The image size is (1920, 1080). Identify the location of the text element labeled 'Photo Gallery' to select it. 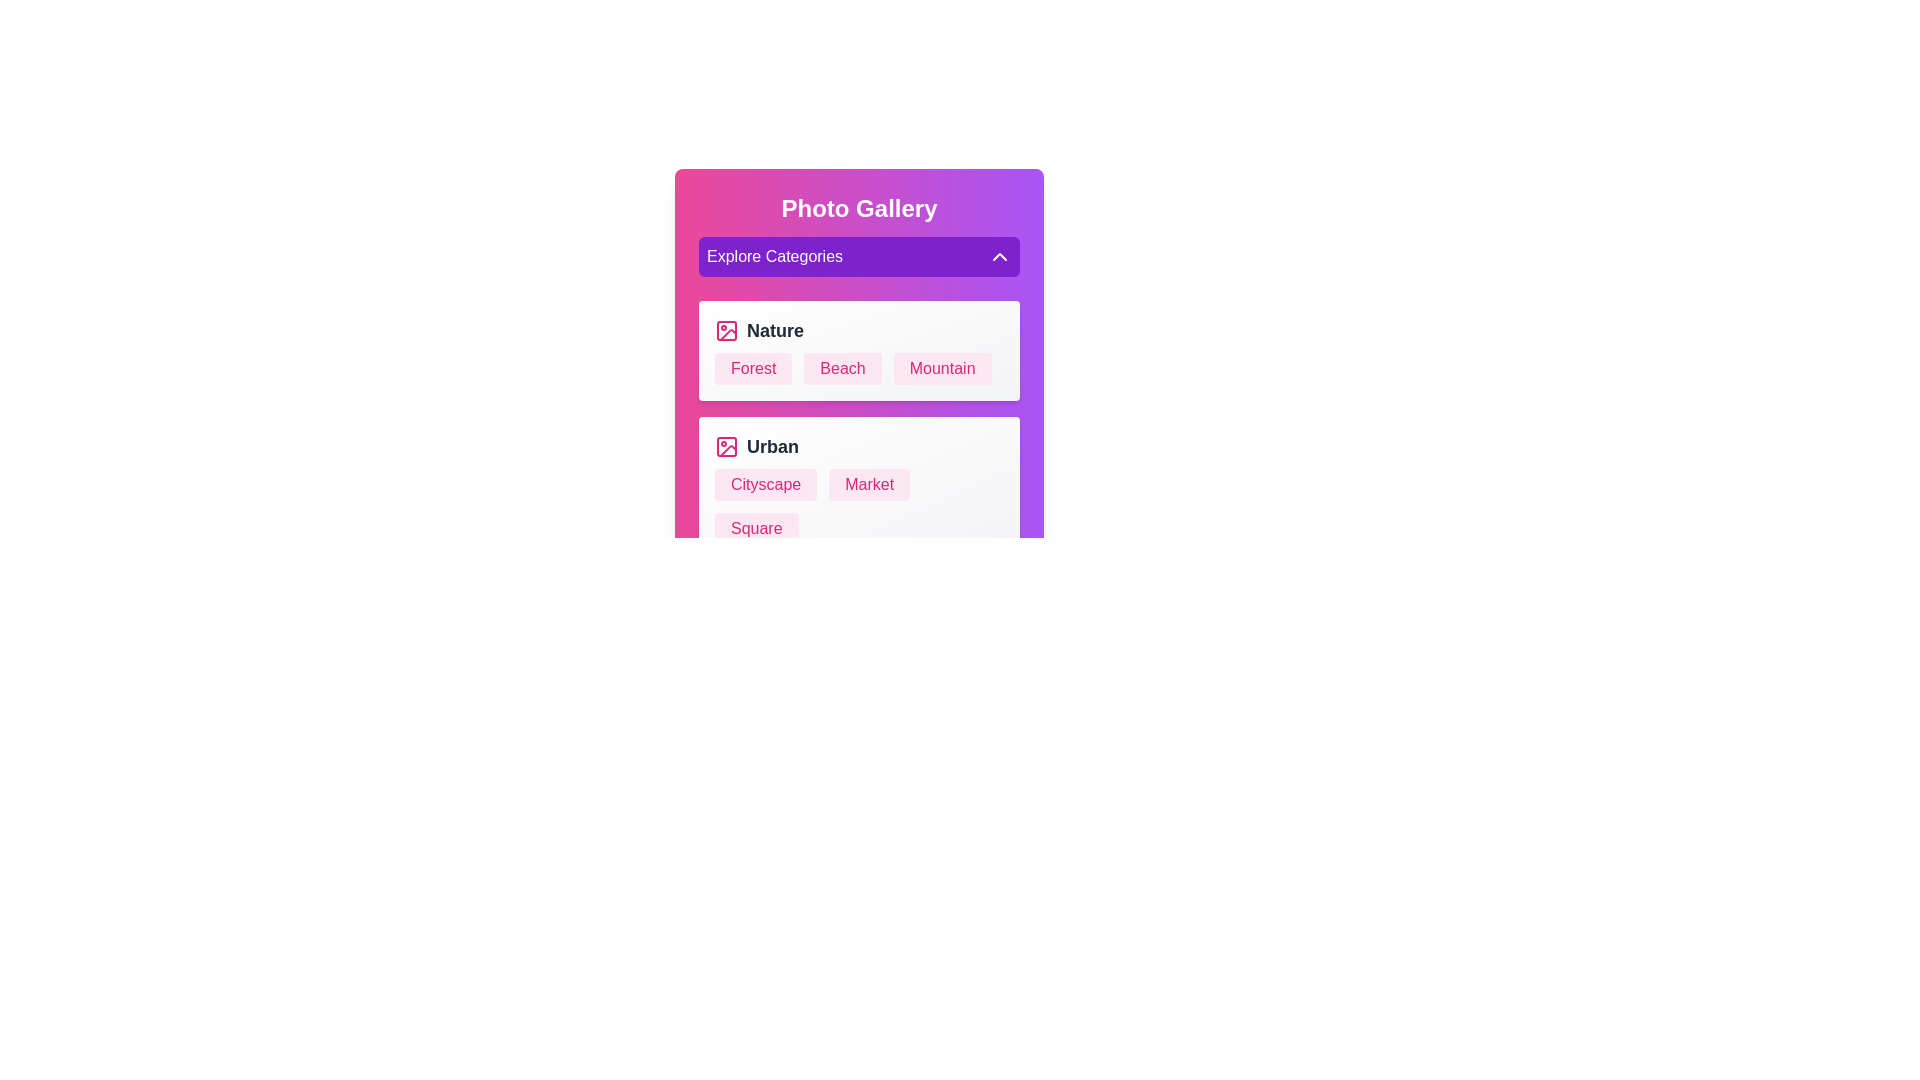
(859, 208).